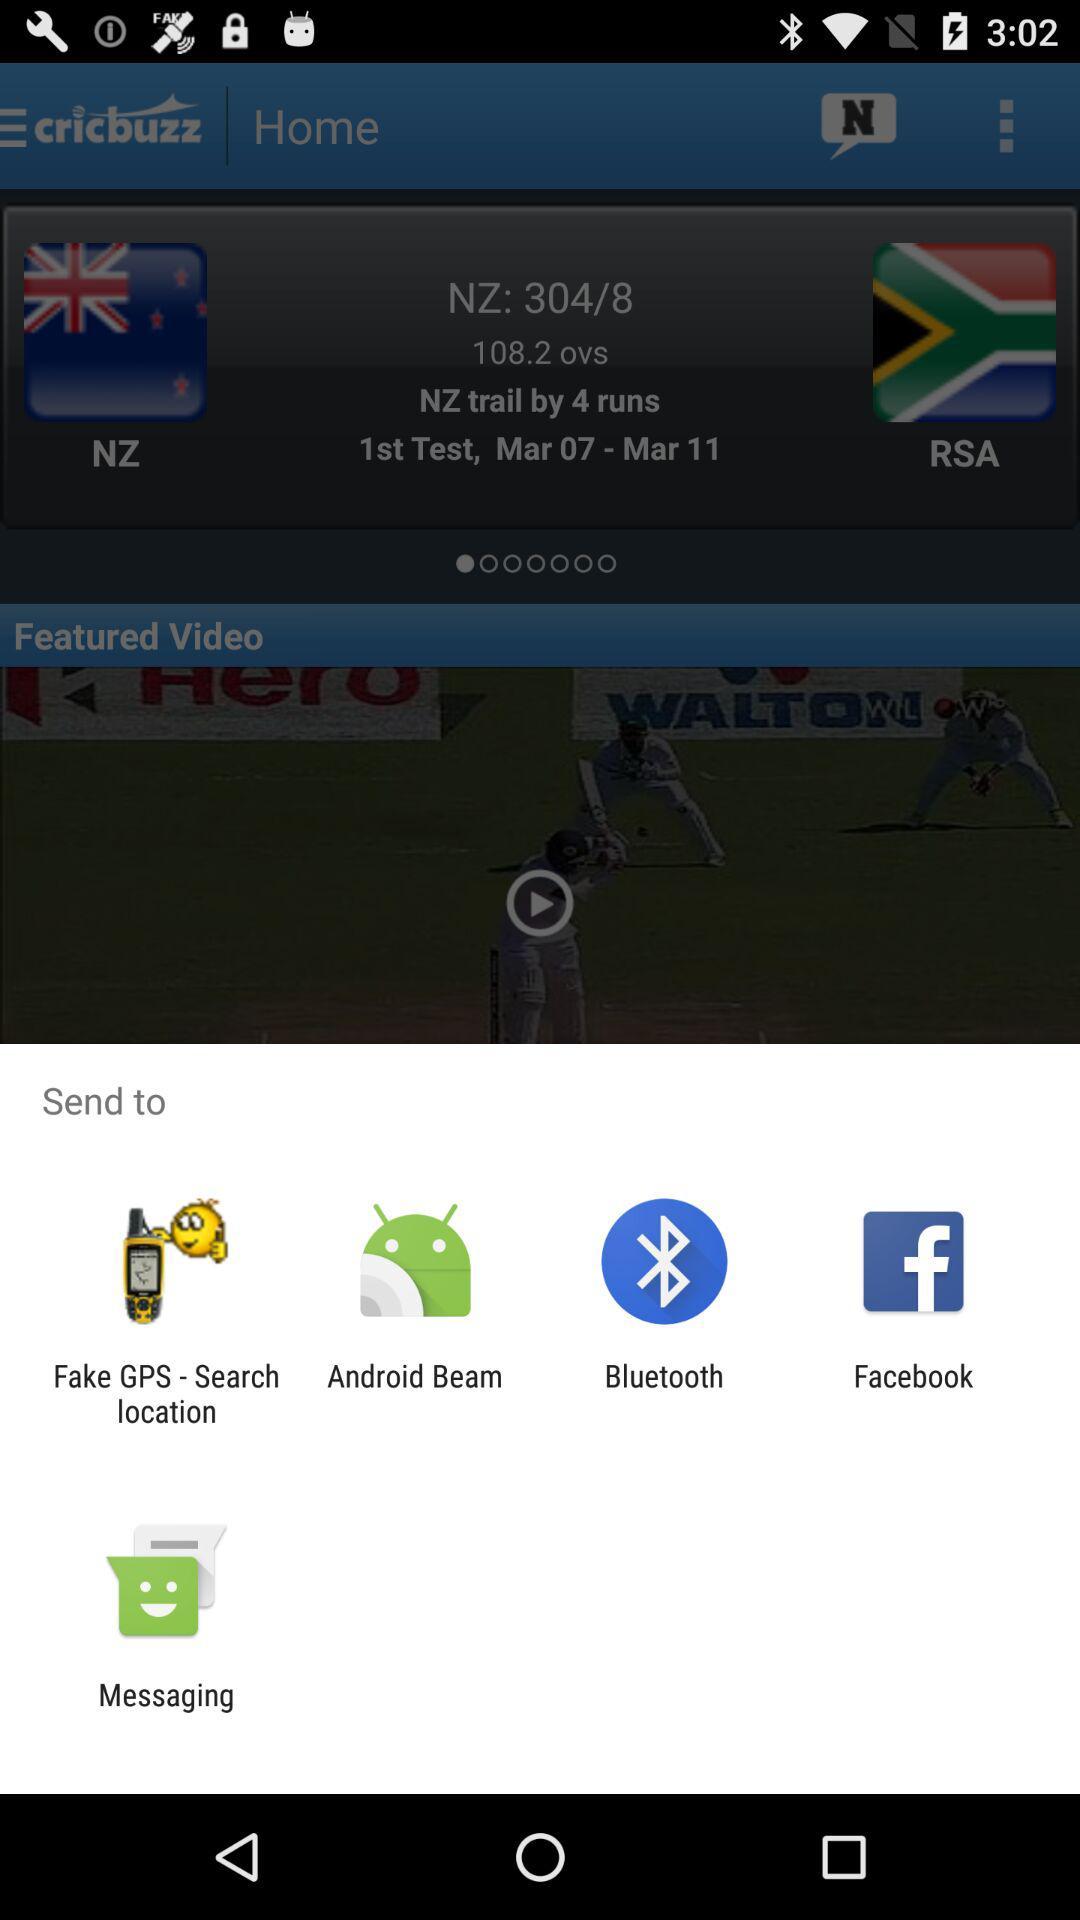 This screenshot has width=1080, height=1920. I want to click on the android beam icon, so click(414, 1392).